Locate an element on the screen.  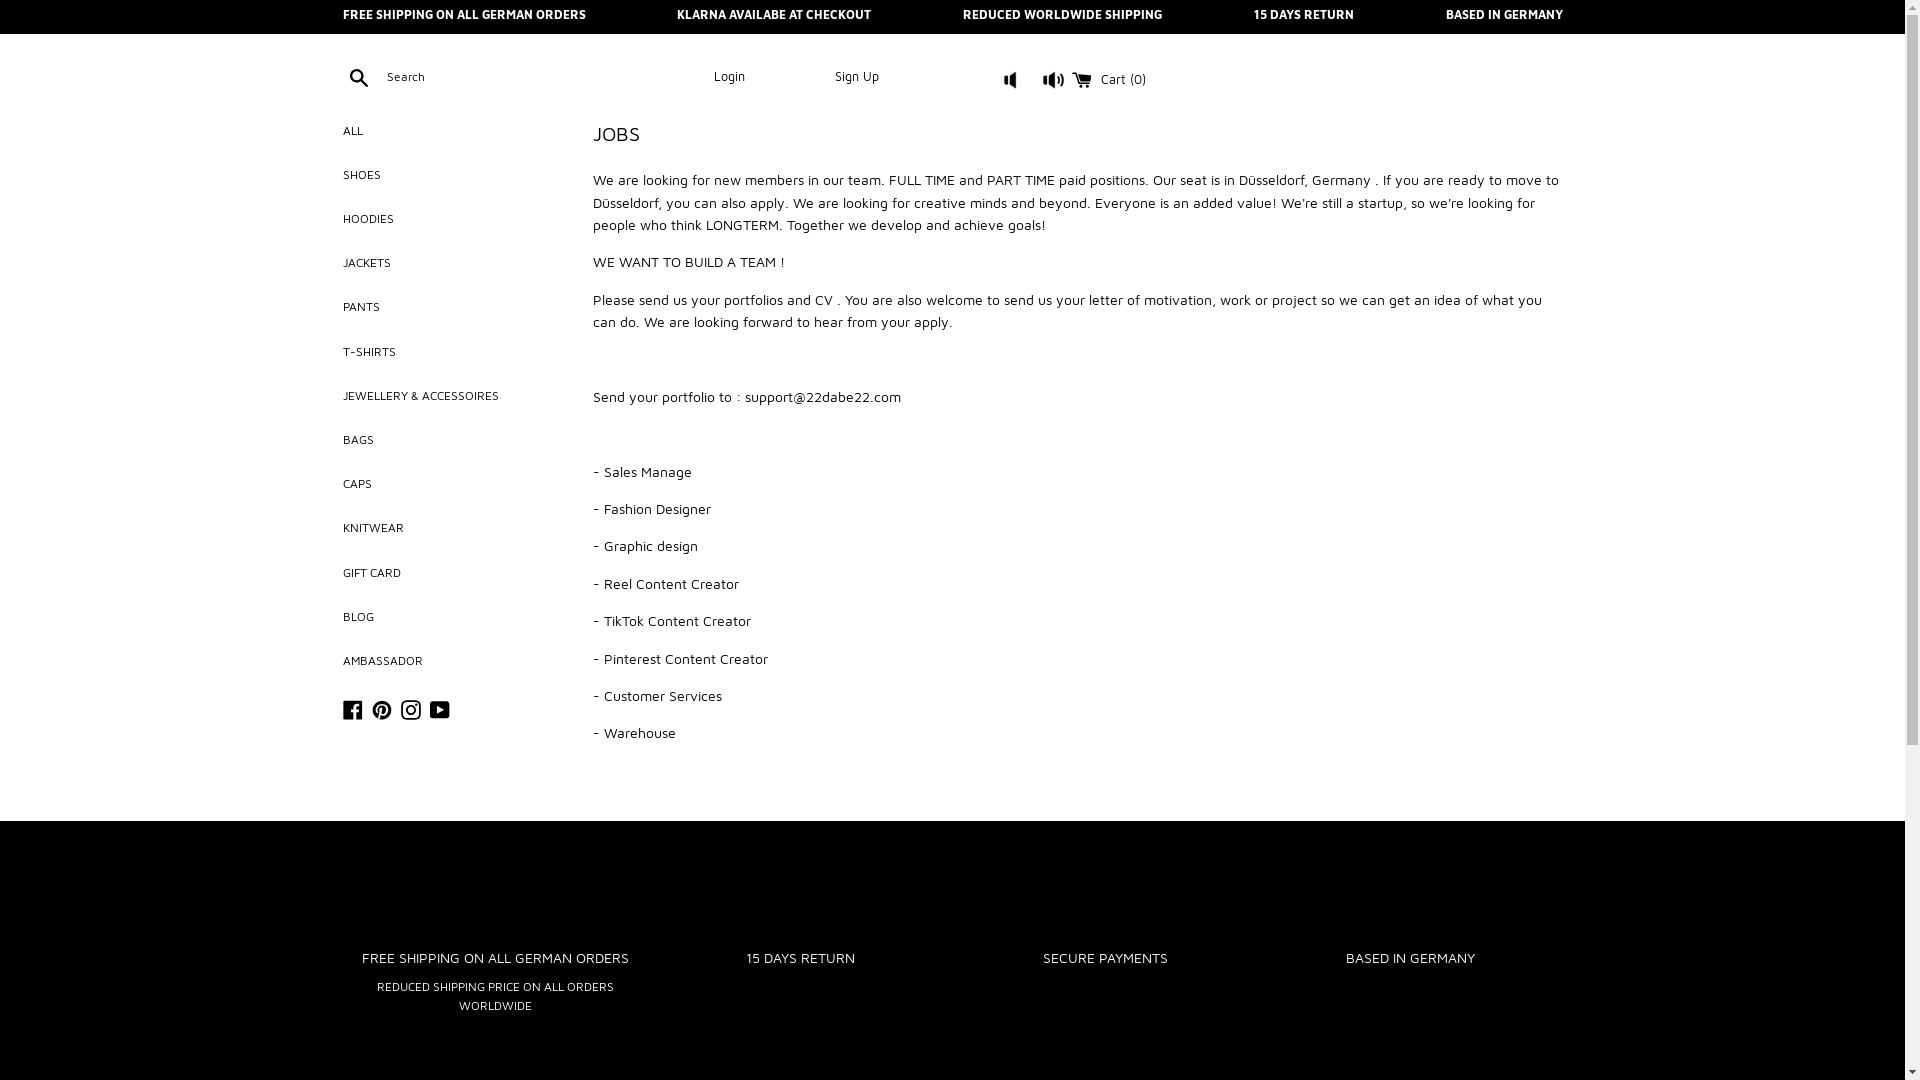
'Login' is located at coordinates (714, 75).